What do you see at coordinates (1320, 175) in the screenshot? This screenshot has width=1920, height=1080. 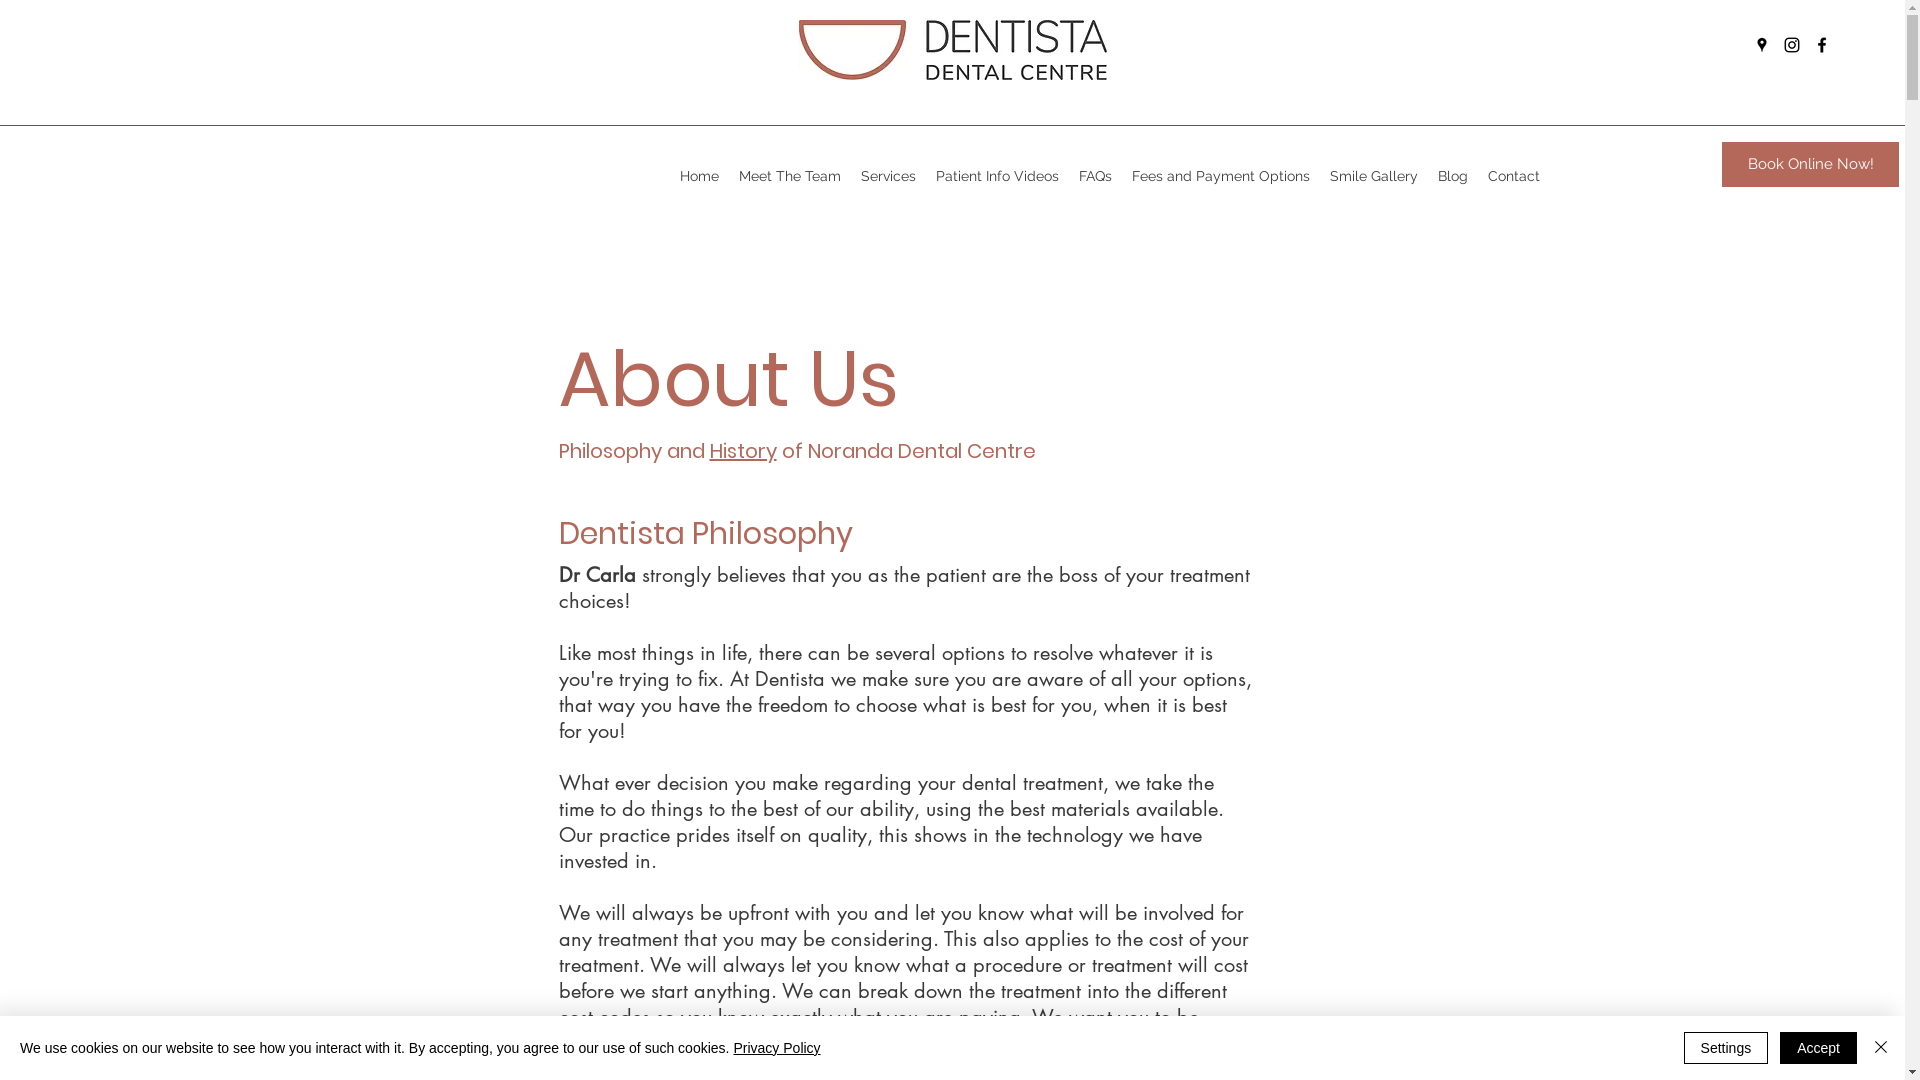 I see `'Smile Gallery'` at bounding box center [1320, 175].